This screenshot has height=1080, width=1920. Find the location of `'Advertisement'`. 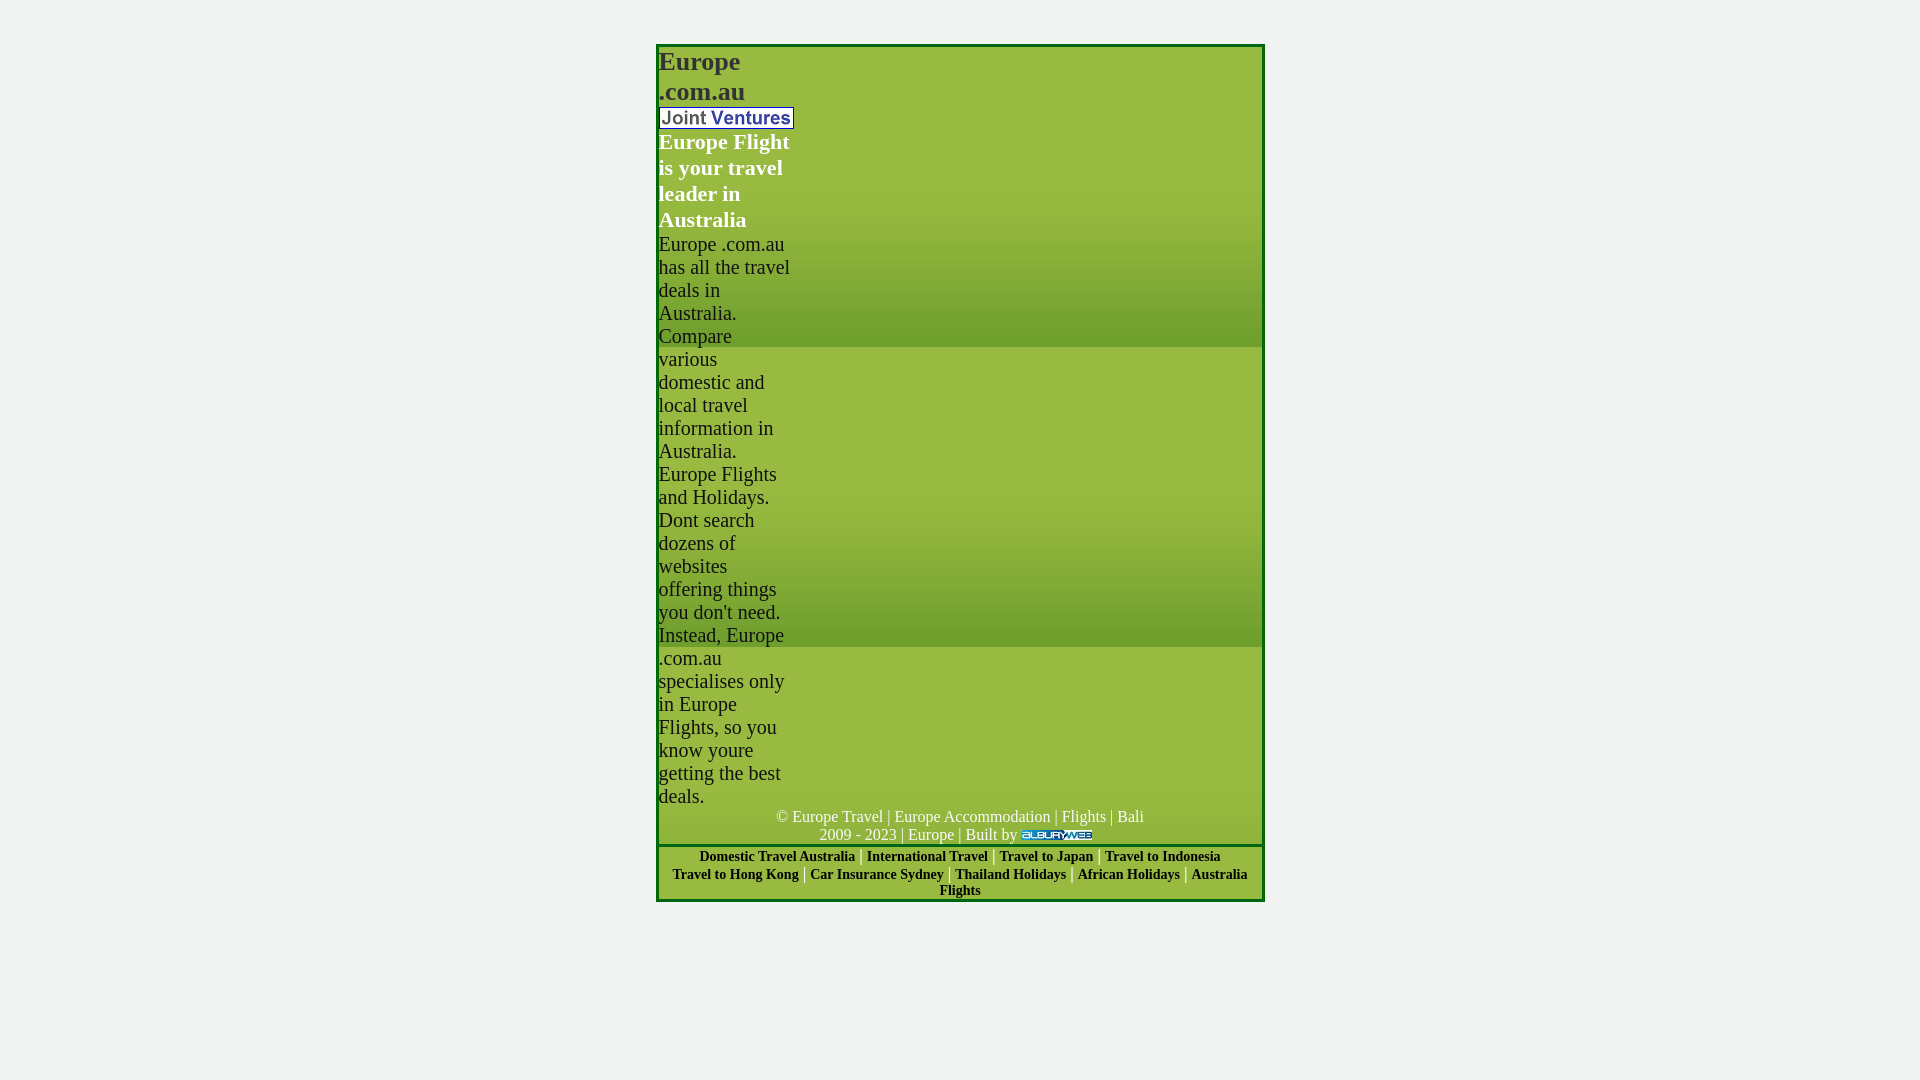

'Advertisement' is located at coordinates (792, 53).